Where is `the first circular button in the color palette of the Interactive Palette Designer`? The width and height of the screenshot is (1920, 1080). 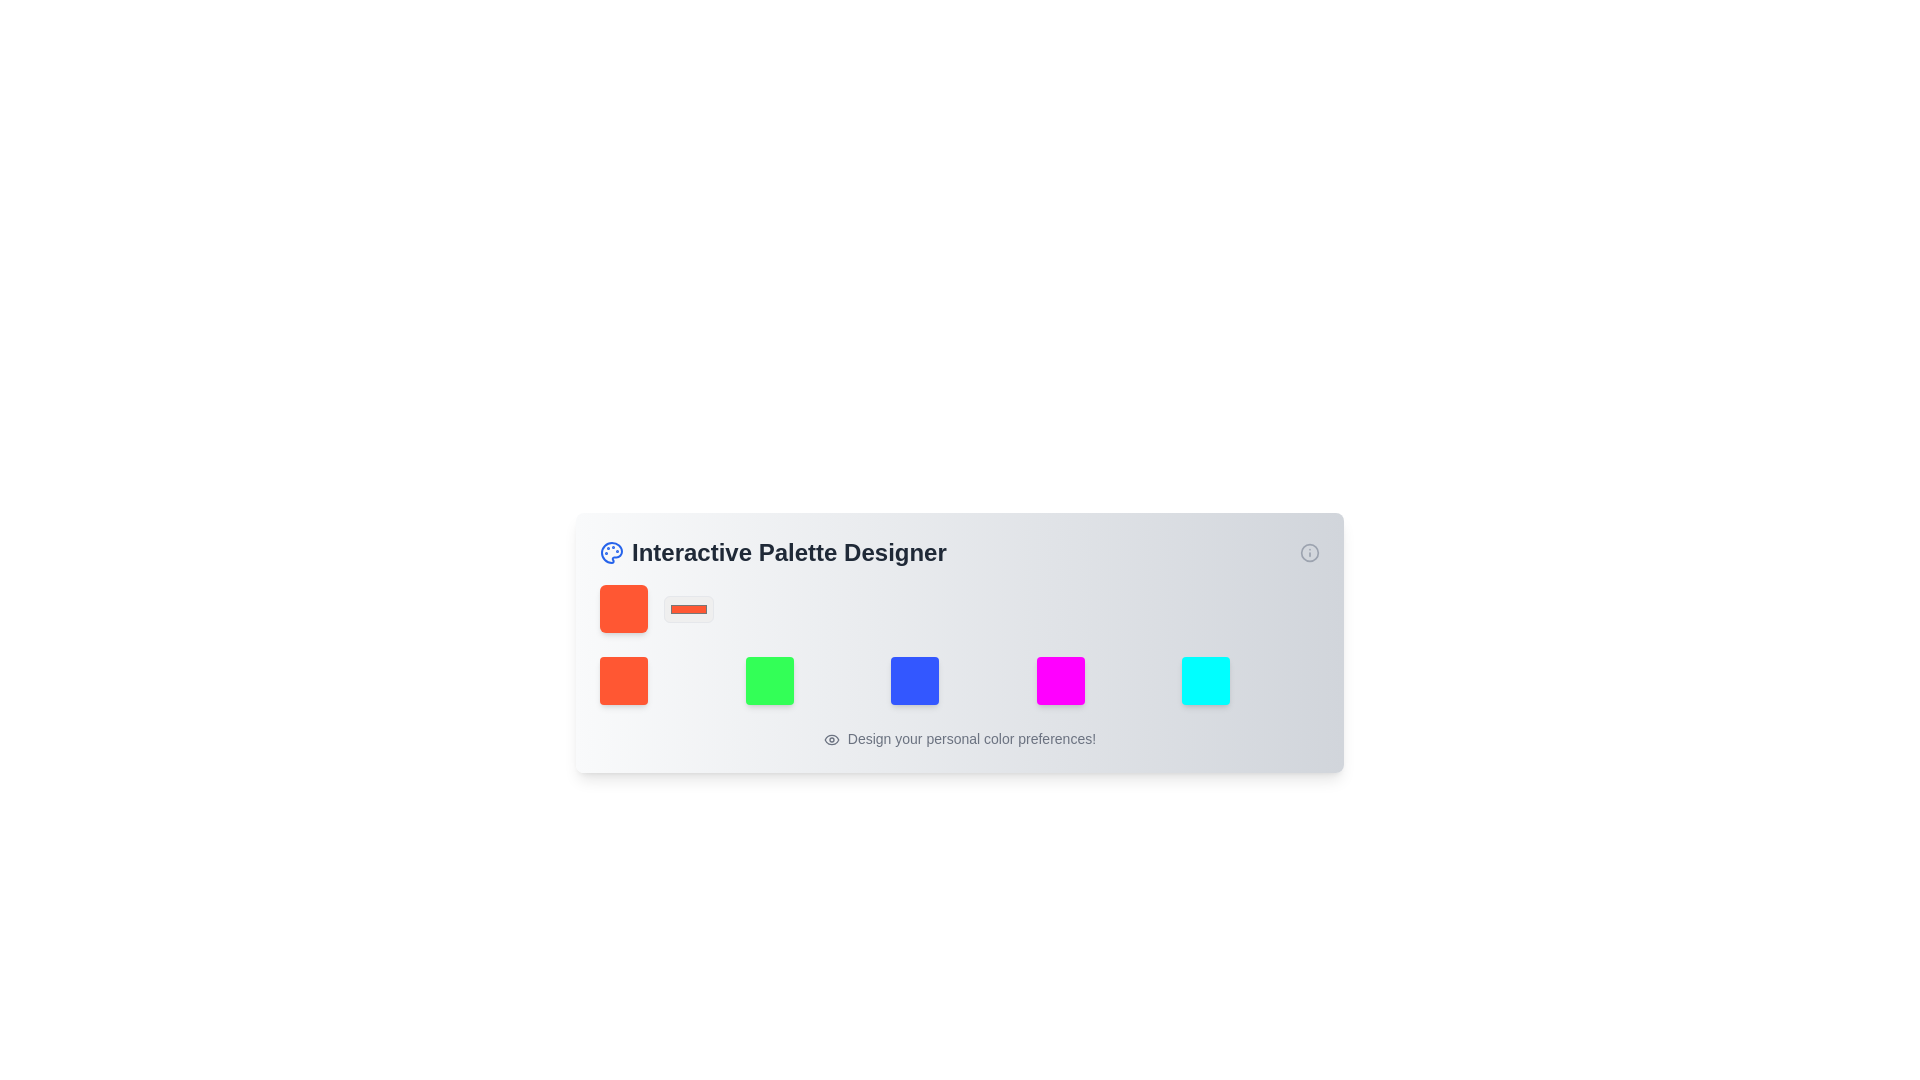 the first circular button in the color palette of the Interactive Palette Designer is located at coordinates (623, 680).